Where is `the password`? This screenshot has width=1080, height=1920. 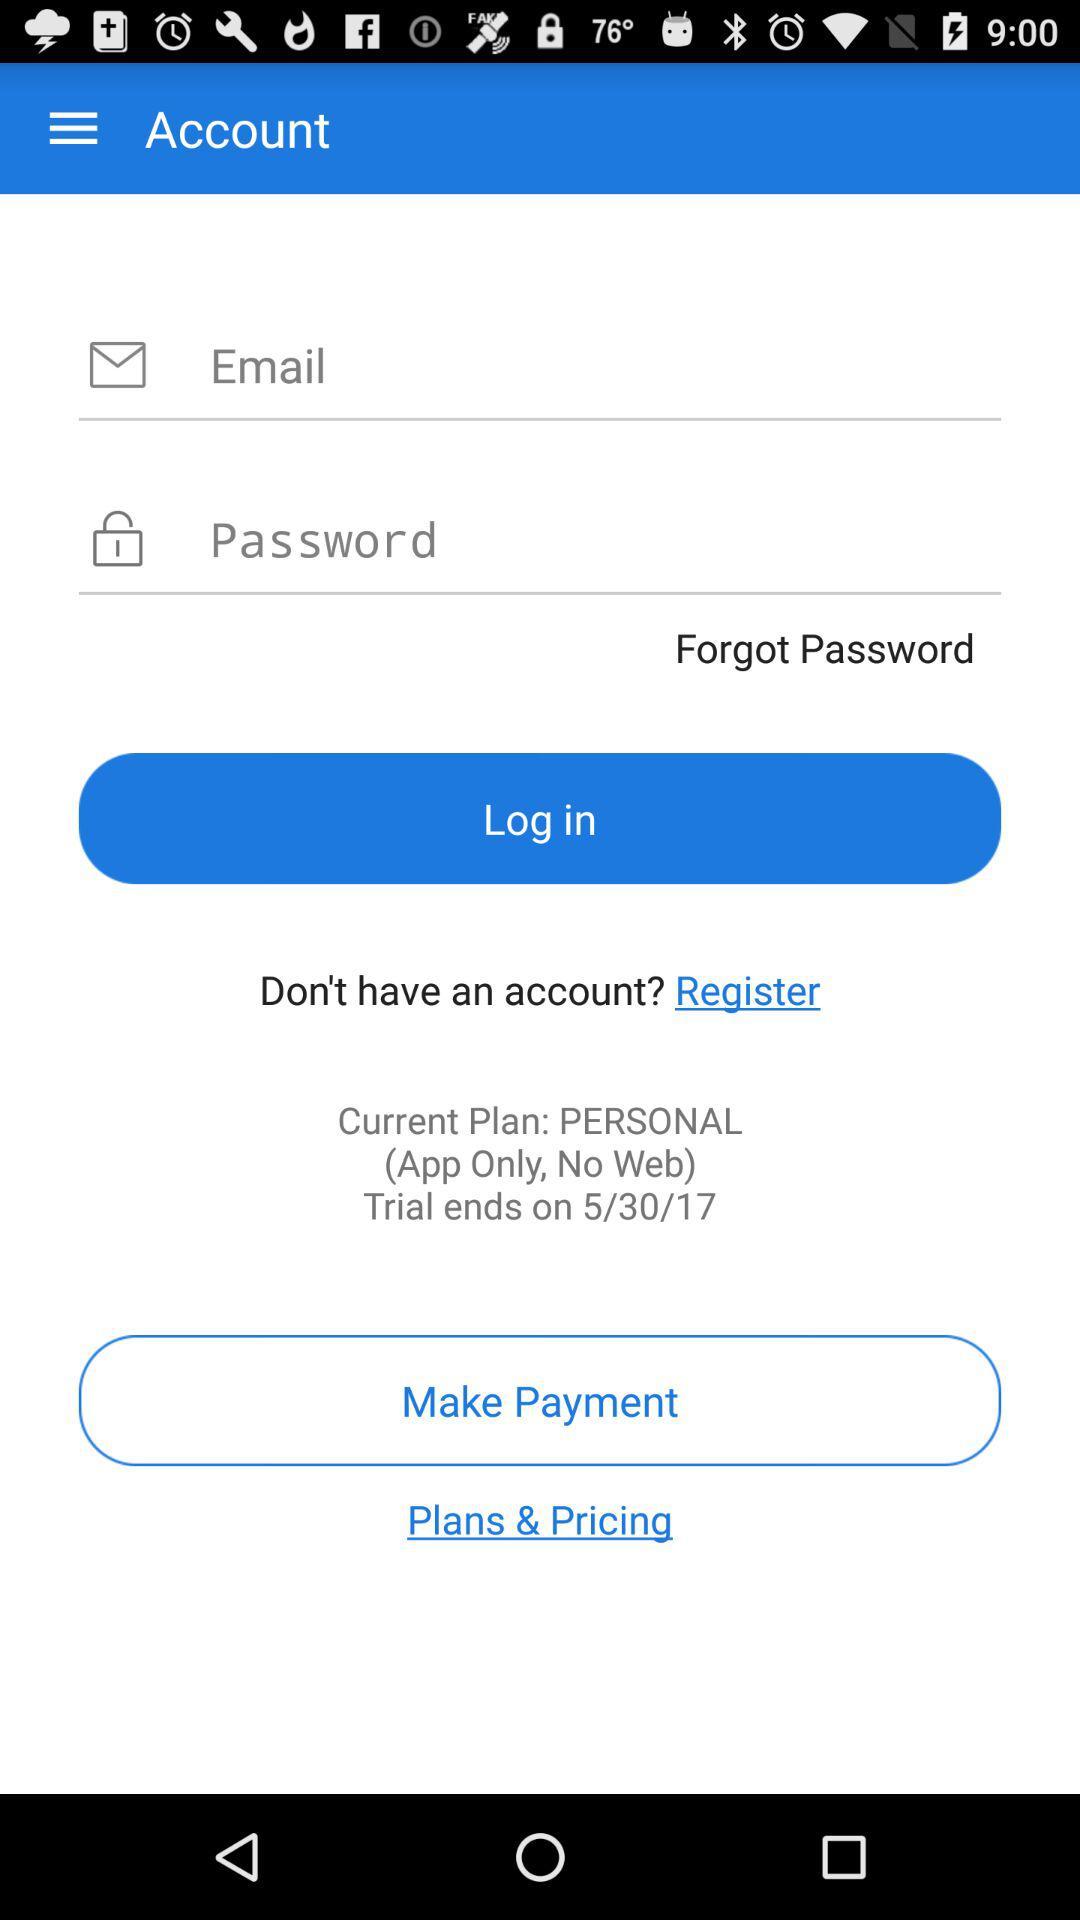 the password is located at coordinates (604, 538).